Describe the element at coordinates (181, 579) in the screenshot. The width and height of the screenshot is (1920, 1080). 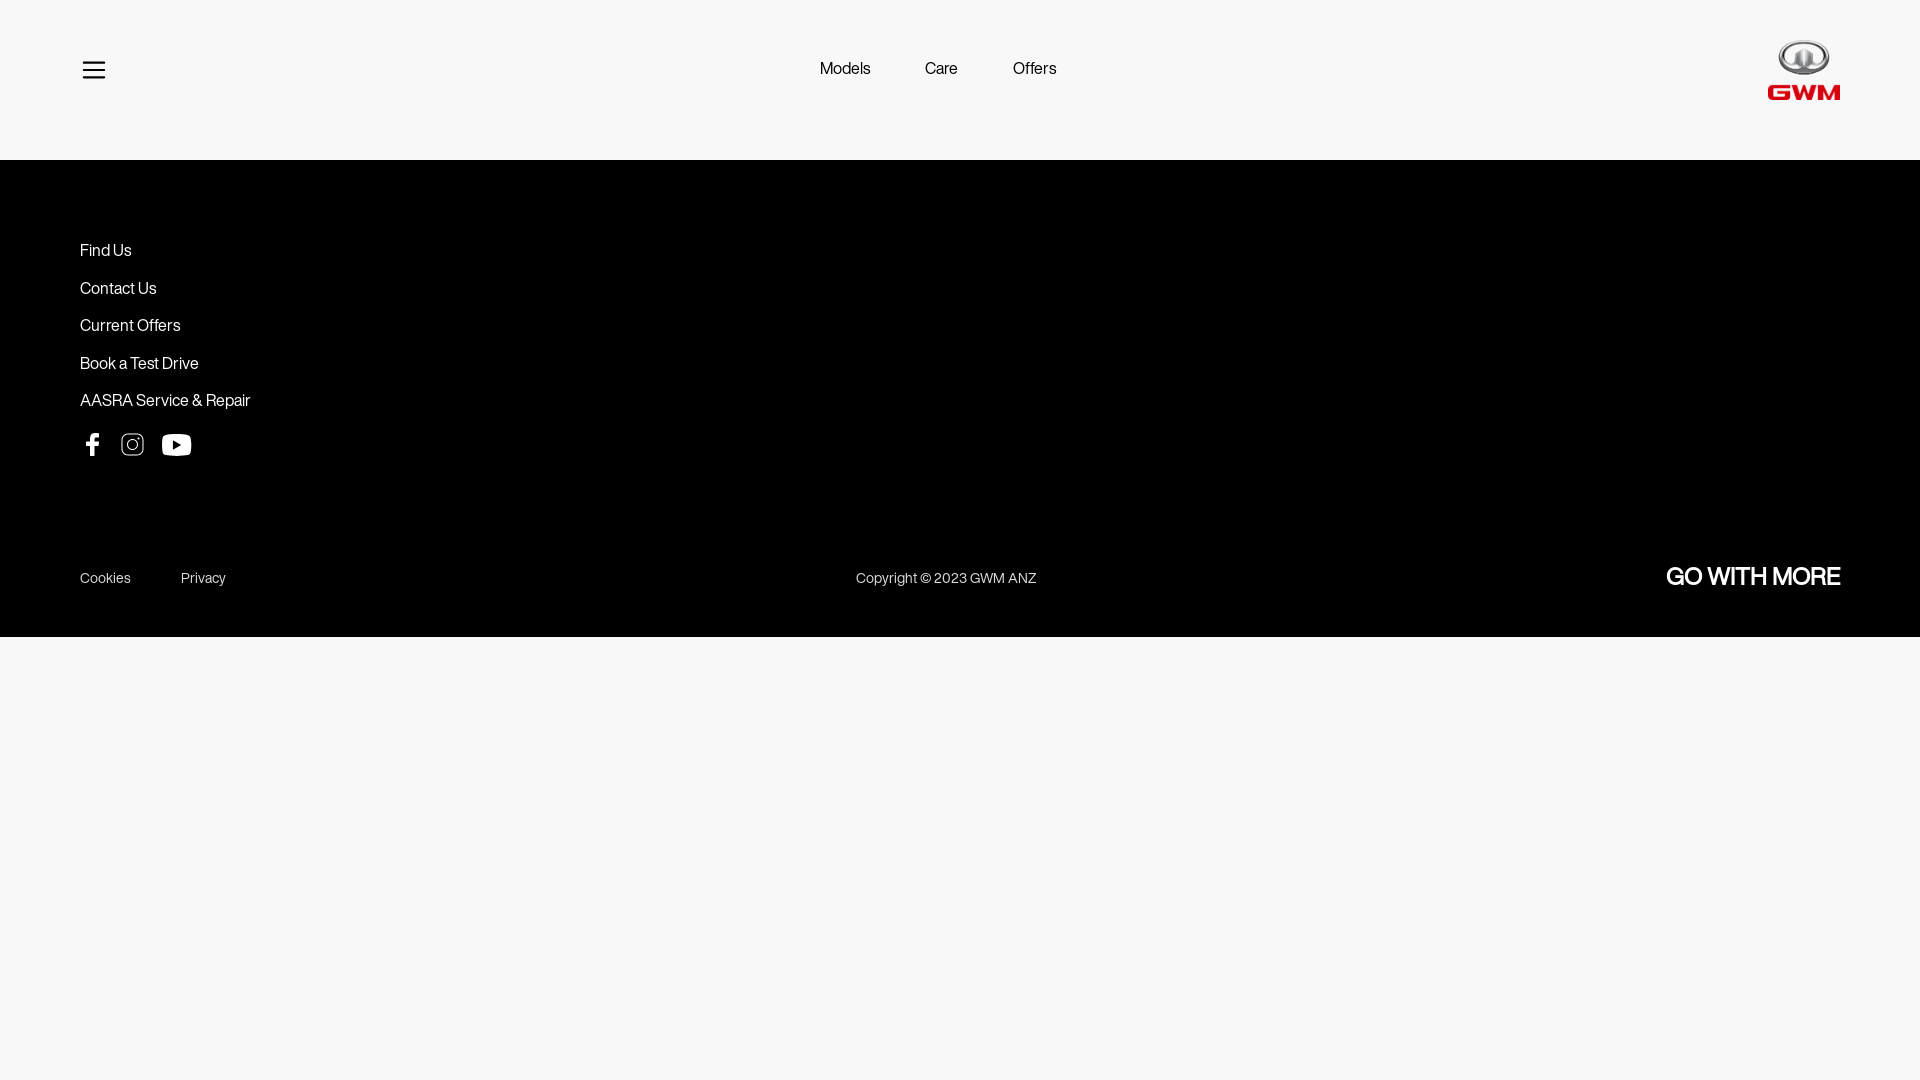
I see `'Privacy'` at that location.